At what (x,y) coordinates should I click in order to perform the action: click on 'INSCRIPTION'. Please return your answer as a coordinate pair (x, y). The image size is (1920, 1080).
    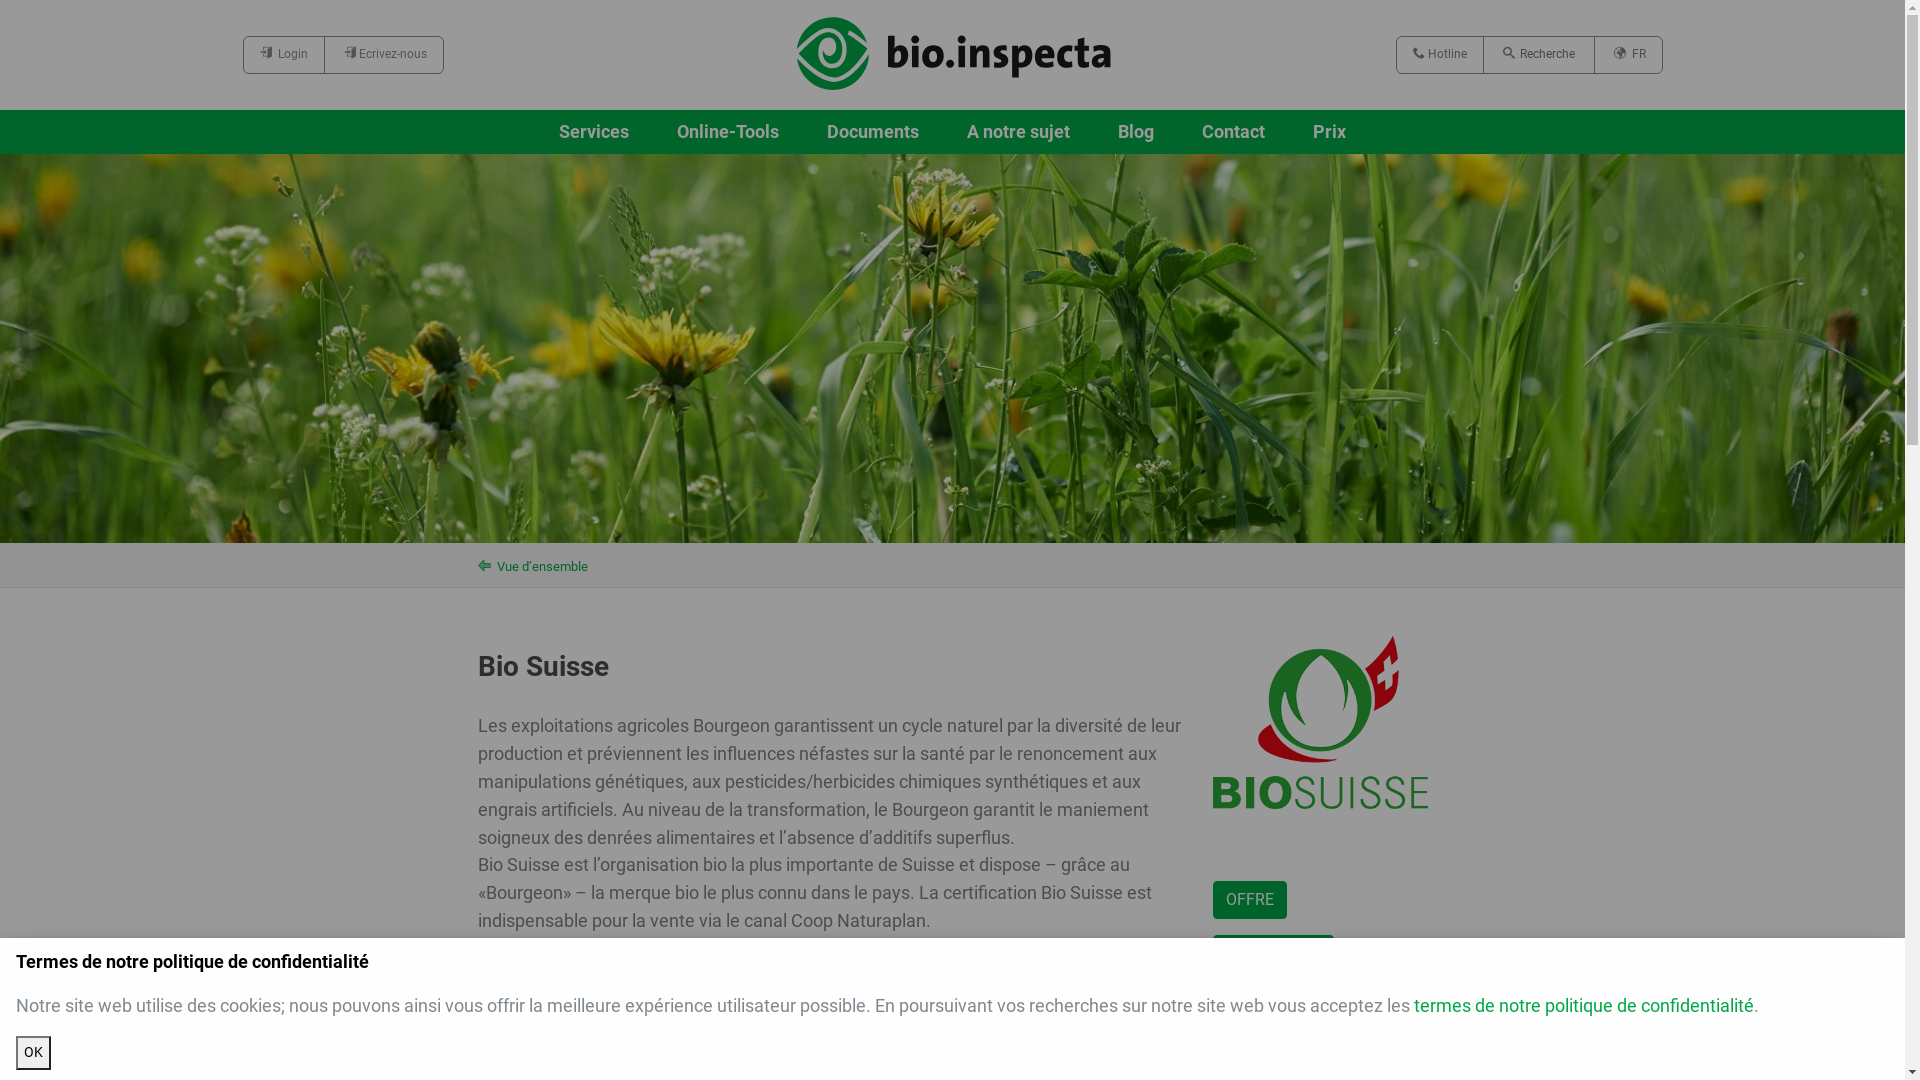
    Looking at the image, I should click on (1271, 952).